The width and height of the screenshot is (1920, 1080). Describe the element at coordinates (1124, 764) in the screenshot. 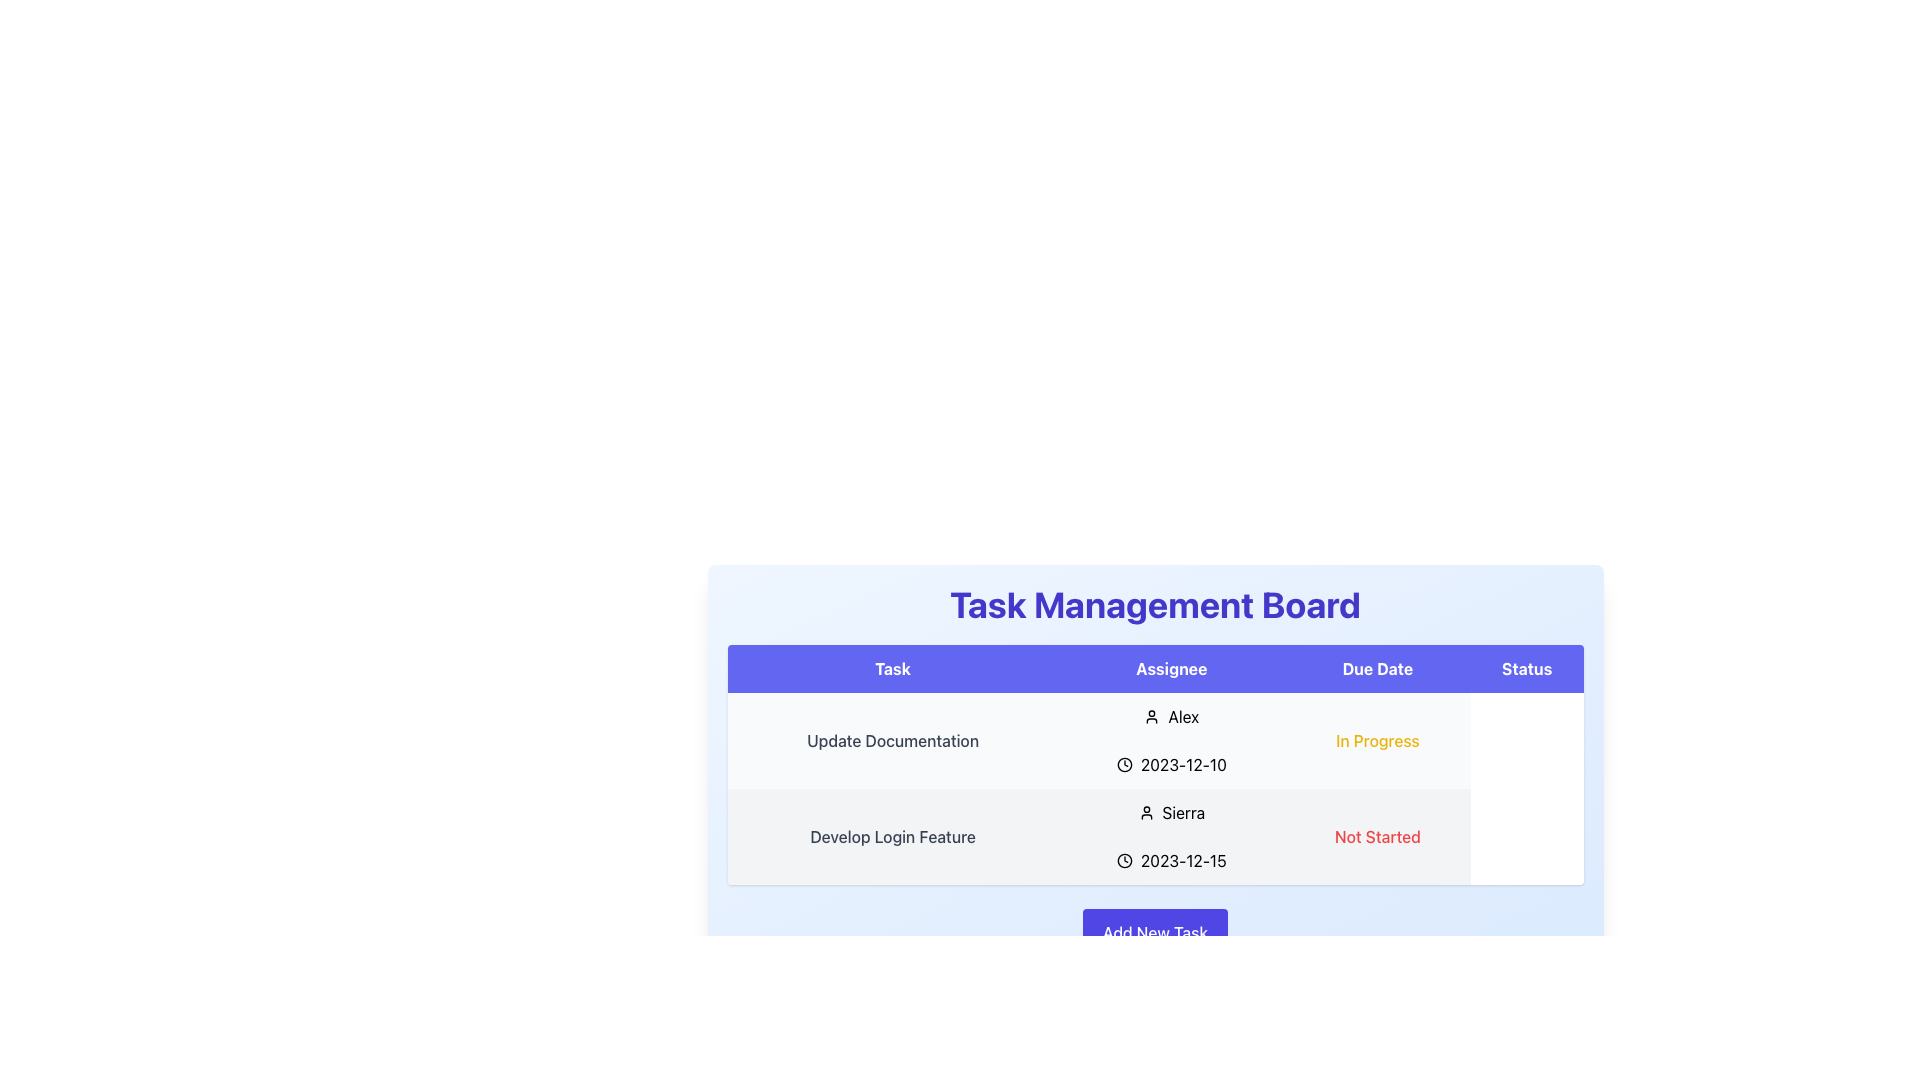

I see `the central circular shape within the clock icon located in the 'Due Date' column next to the text '2023-12-15'` at that location.